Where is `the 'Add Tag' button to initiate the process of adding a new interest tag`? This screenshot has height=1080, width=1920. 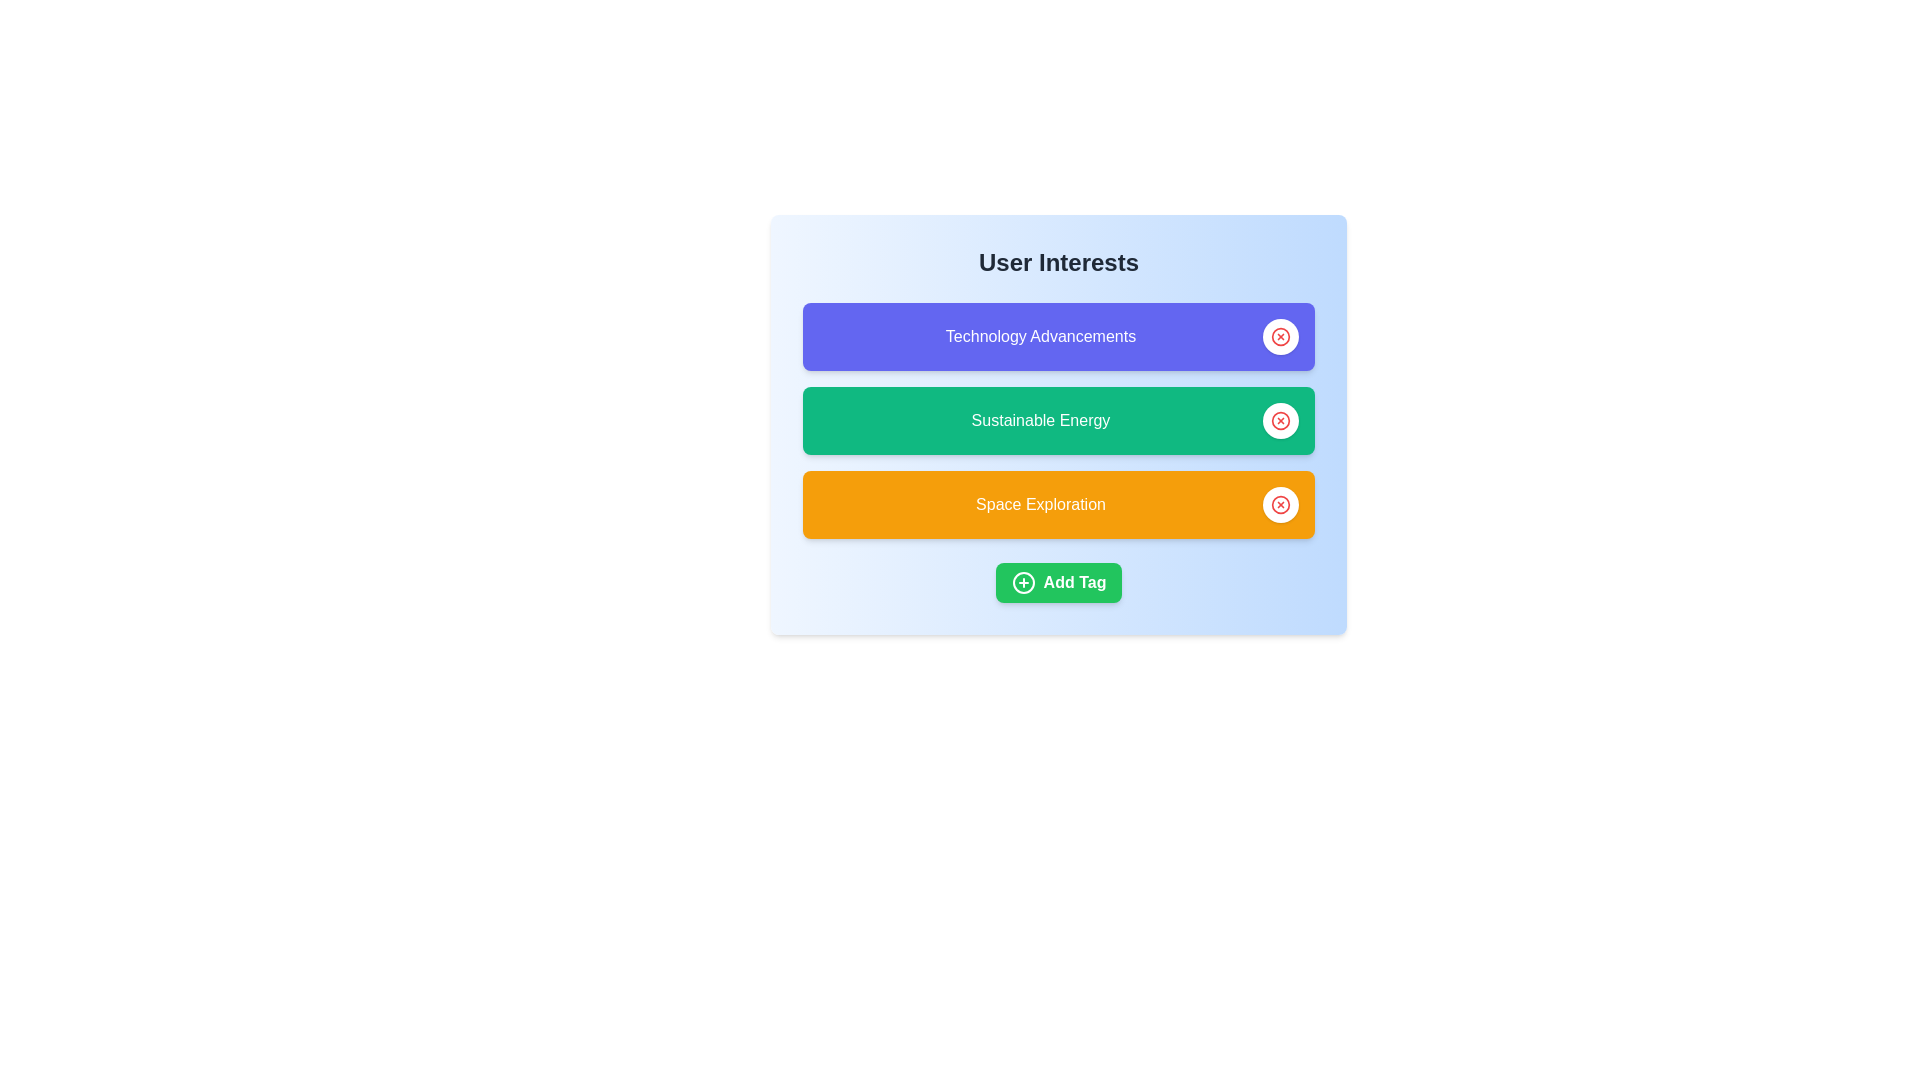
the 'Add Tag' button to initiate the process of adding a new interest tag is located at coordinates (1058, 582).